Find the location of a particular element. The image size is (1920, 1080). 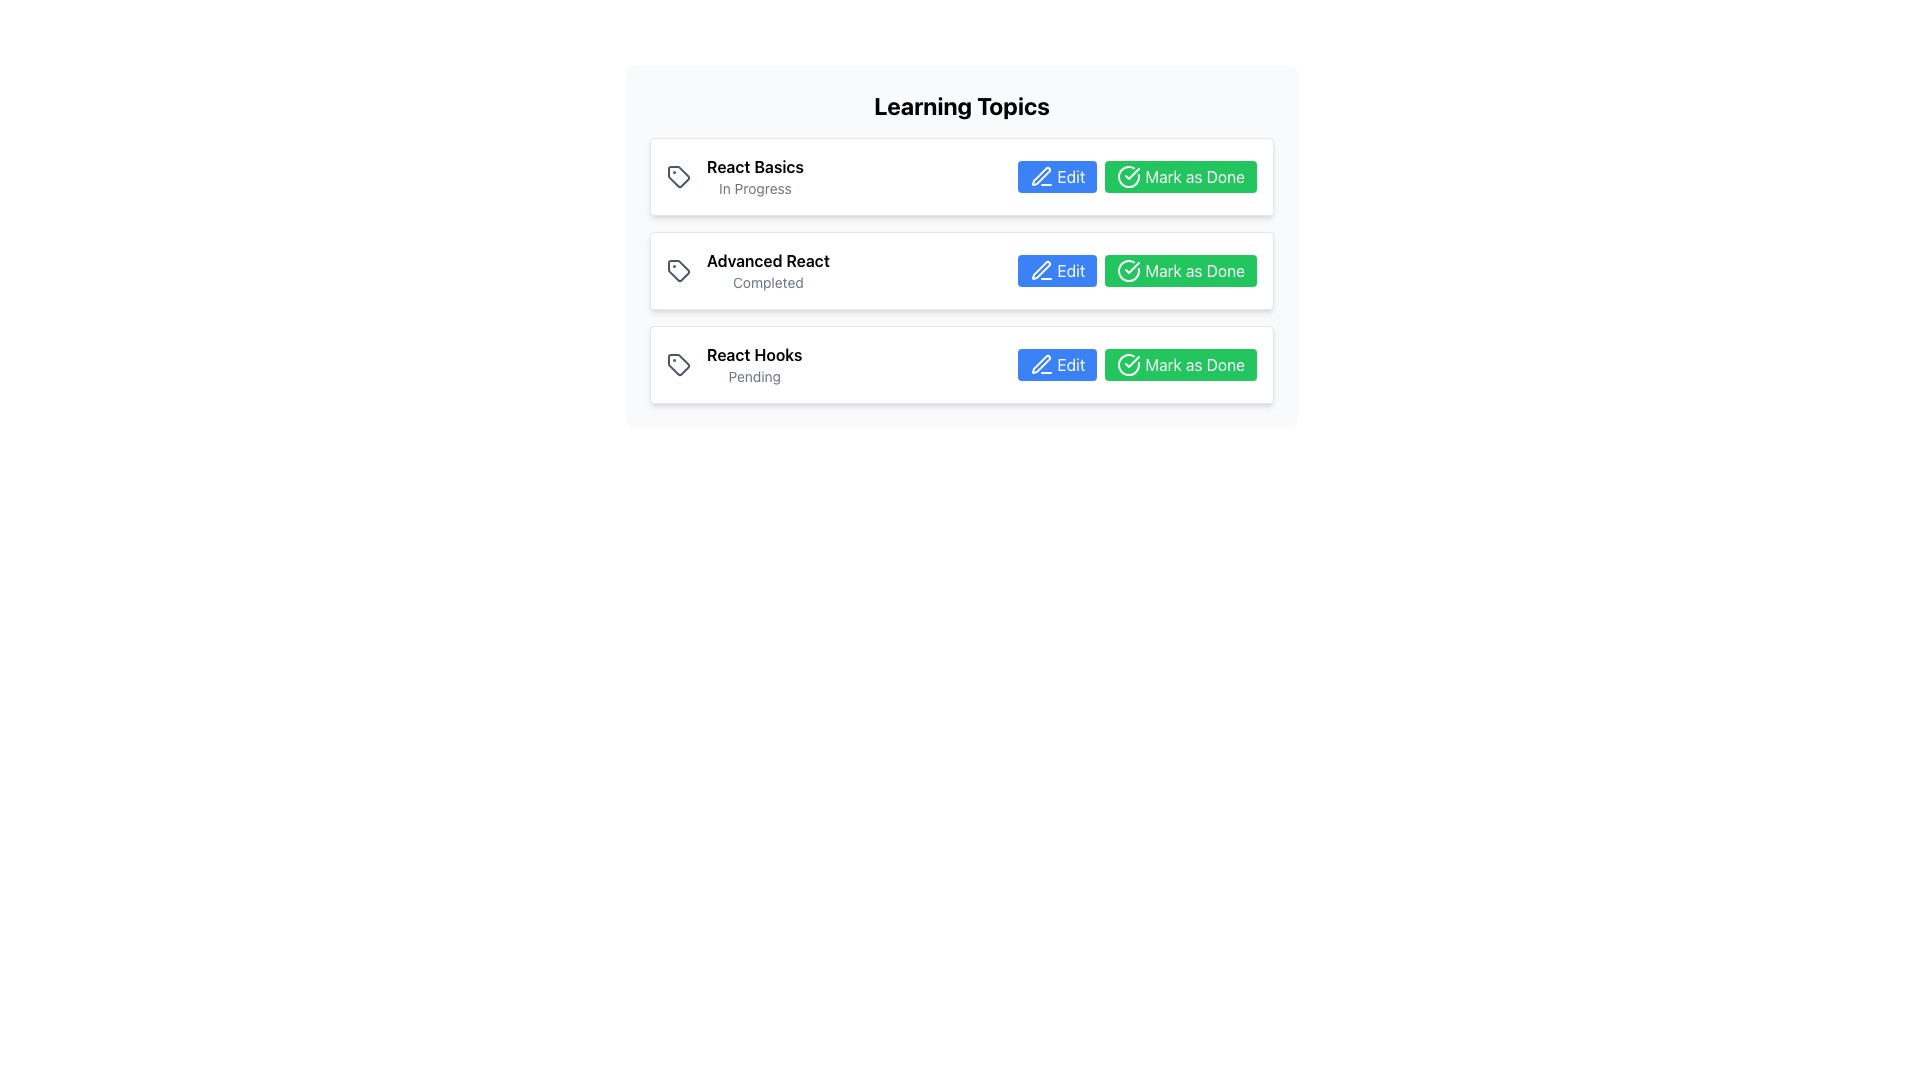

the 'React Basics' icon, which is the first element in the topmost row of the 'Learning Topics' section is located at coordinates (678, 176).